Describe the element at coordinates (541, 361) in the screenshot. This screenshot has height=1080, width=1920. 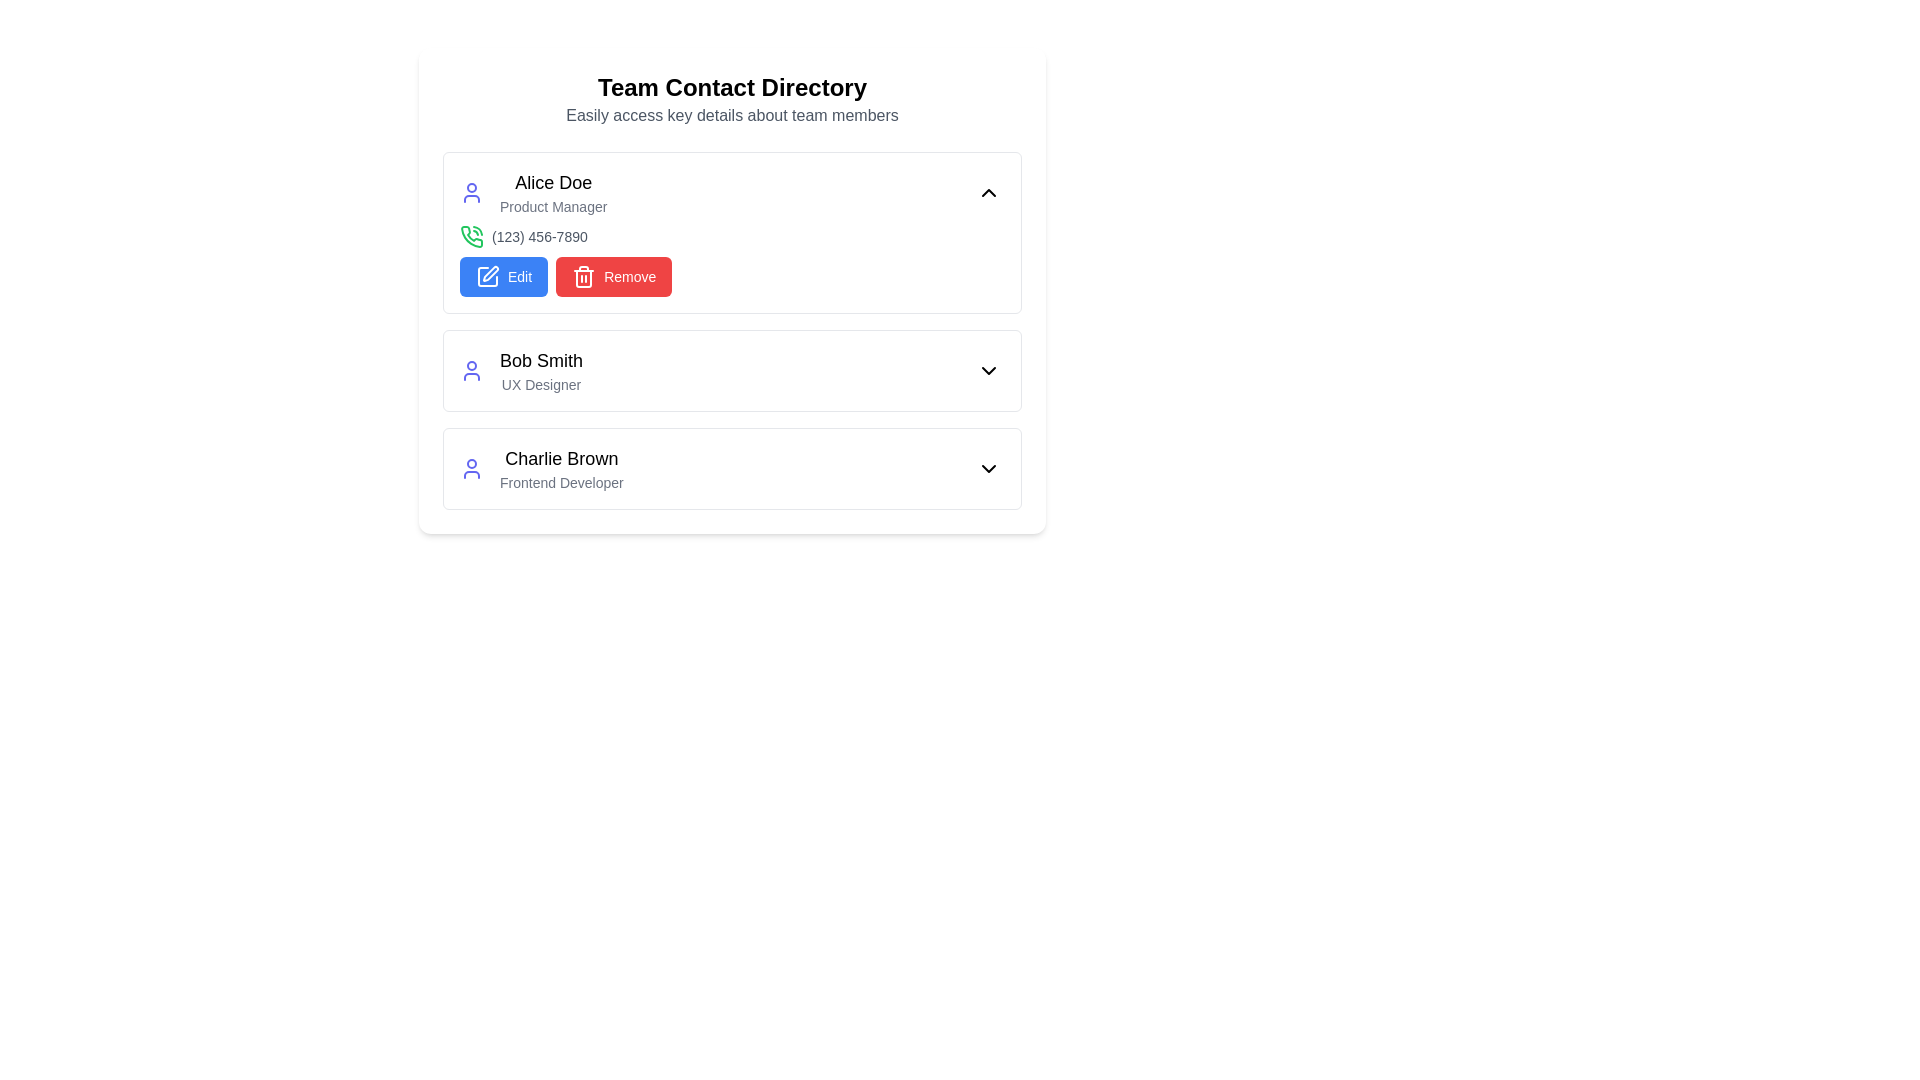
I see `the Text label displaying the contact's name in the second contact card, located above the role description 'UX Designer'` at that location.